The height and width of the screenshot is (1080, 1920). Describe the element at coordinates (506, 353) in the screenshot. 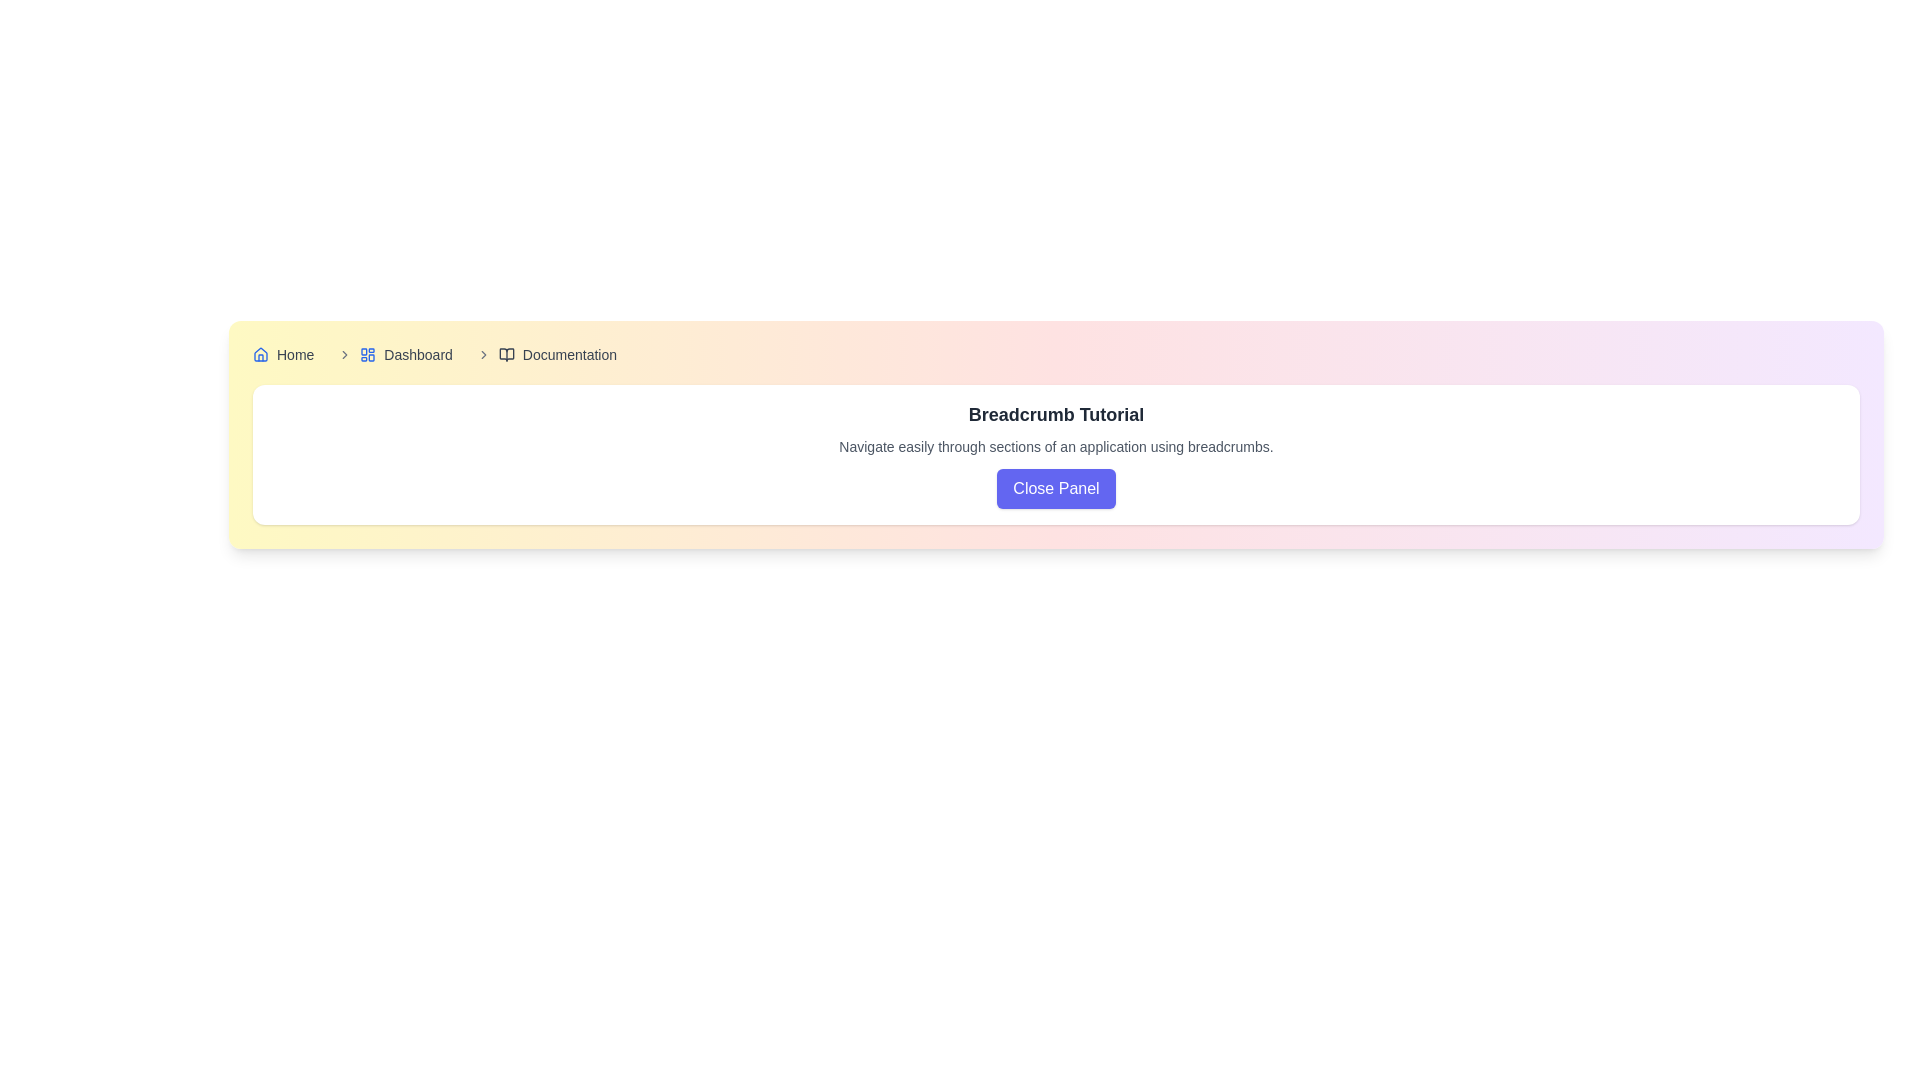

I see `near the decorative SVG icon representing the 'Documentation' section in the breadcrumb navigation` at that location.